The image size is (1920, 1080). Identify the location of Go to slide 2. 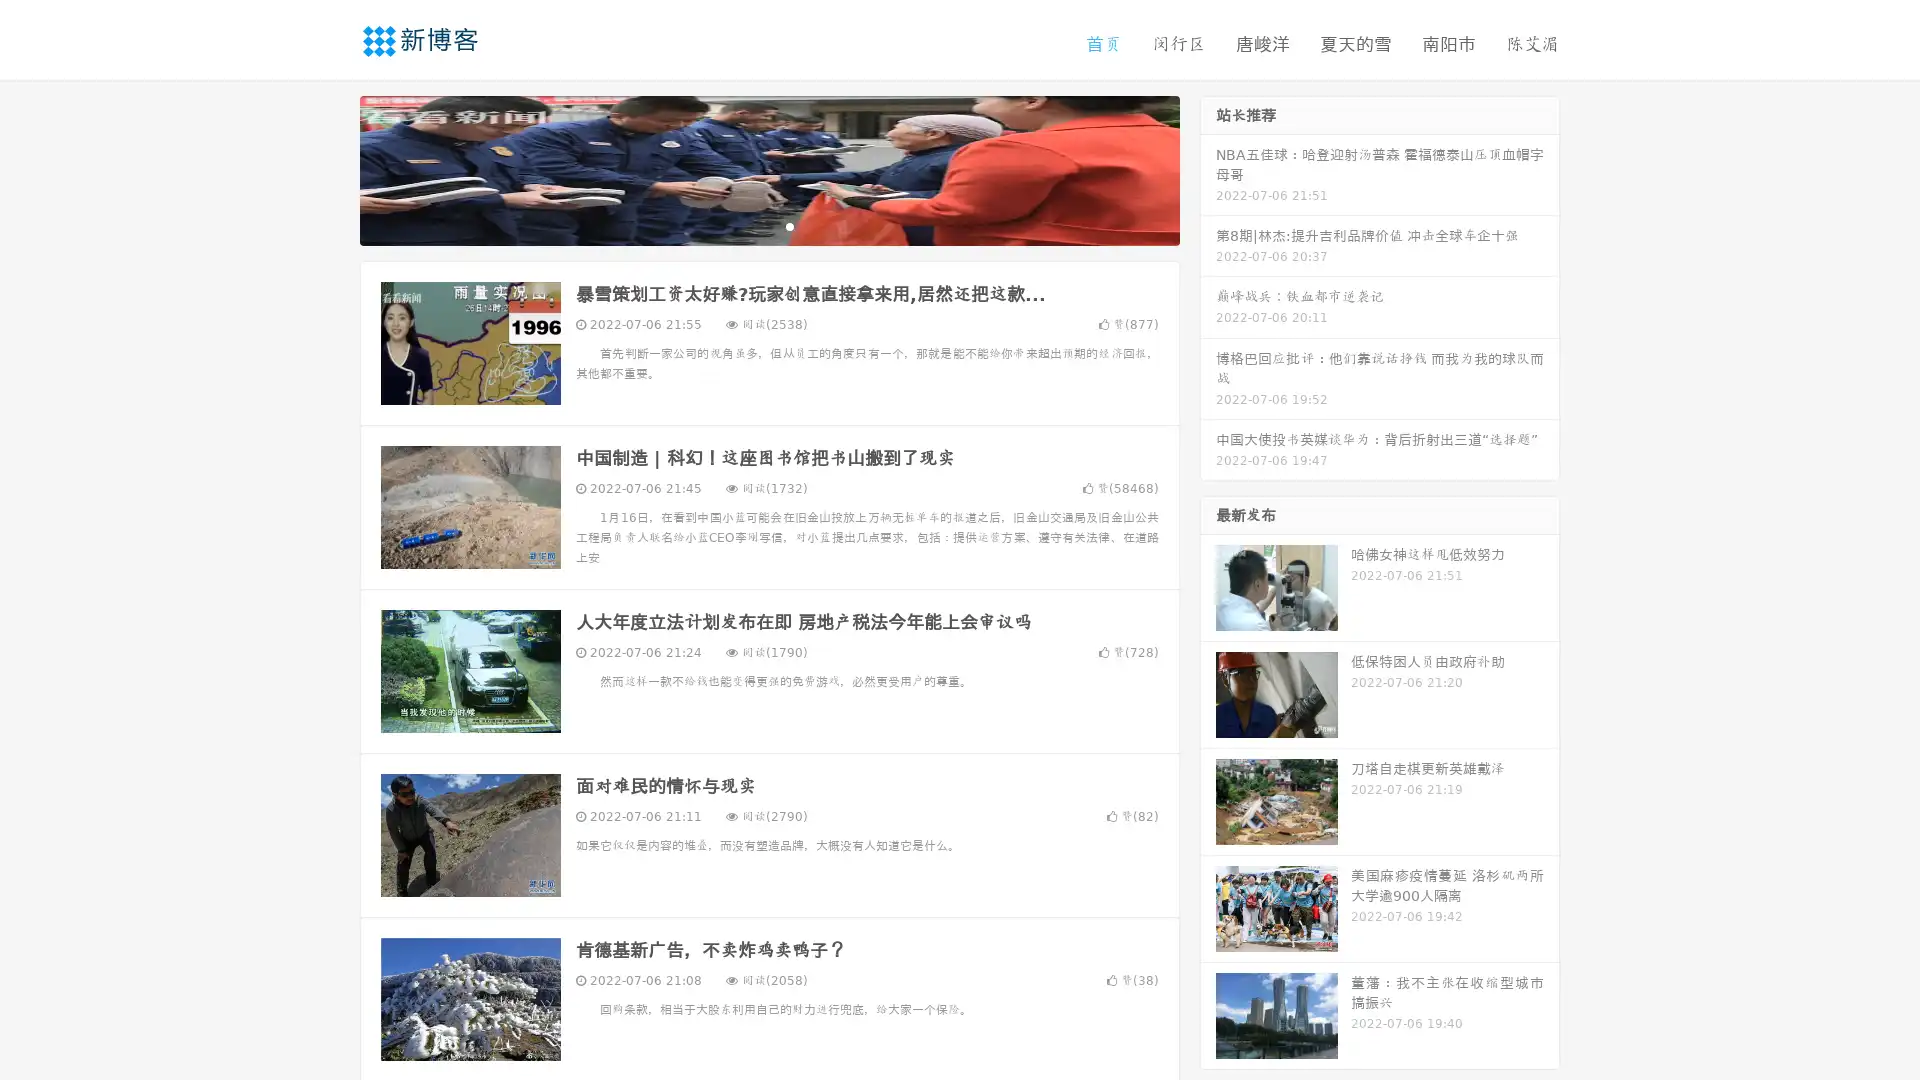
(768, 225).